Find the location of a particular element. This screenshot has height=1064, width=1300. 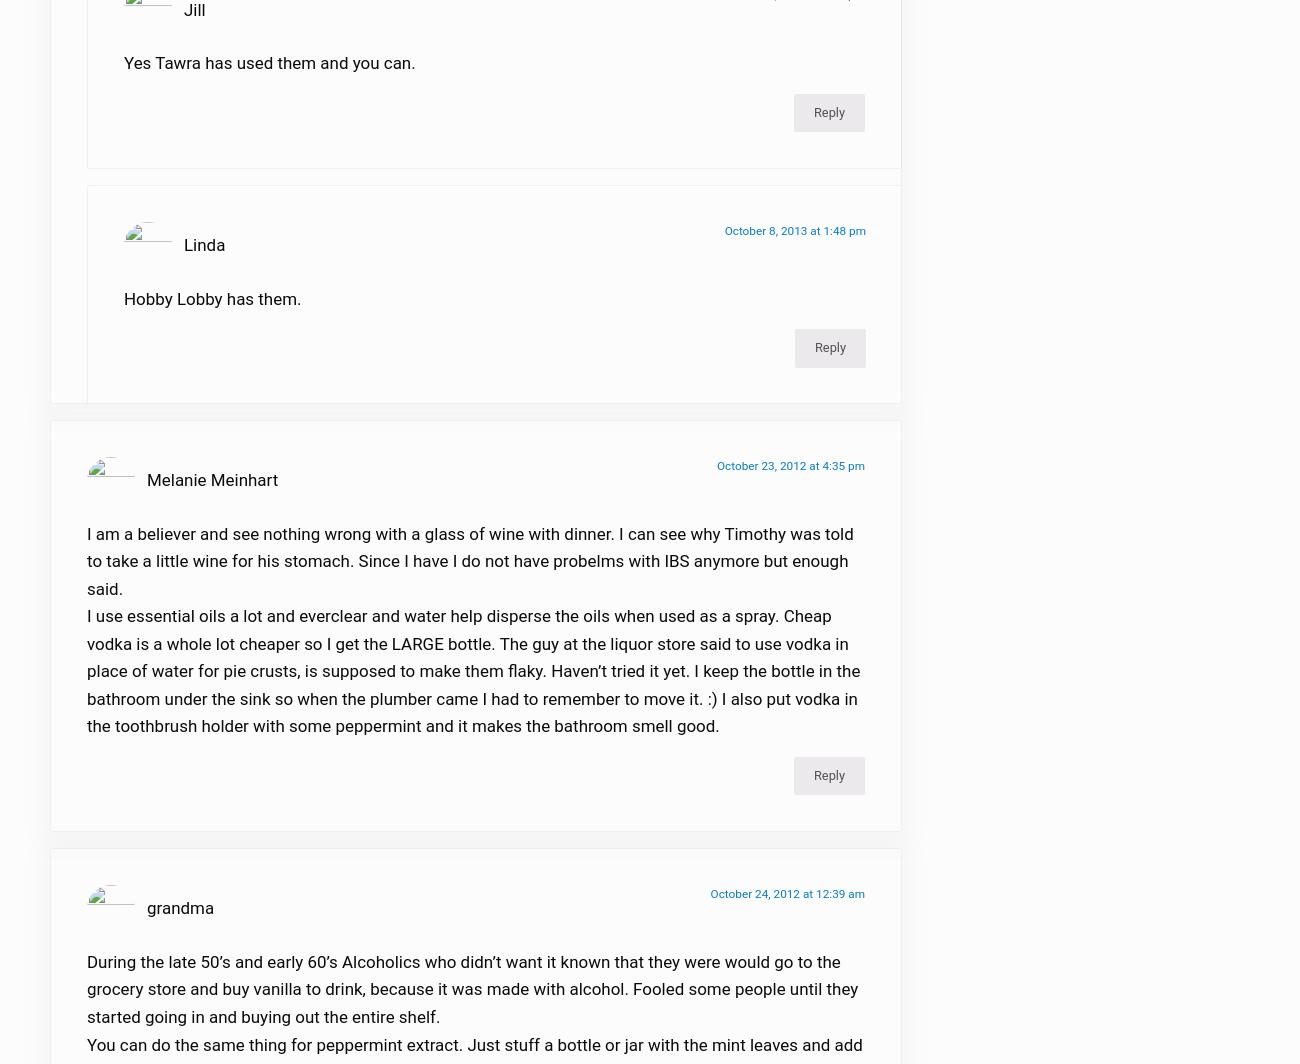

'Yes Tawra has used them and you can.' is located at coordinates (268, 75).